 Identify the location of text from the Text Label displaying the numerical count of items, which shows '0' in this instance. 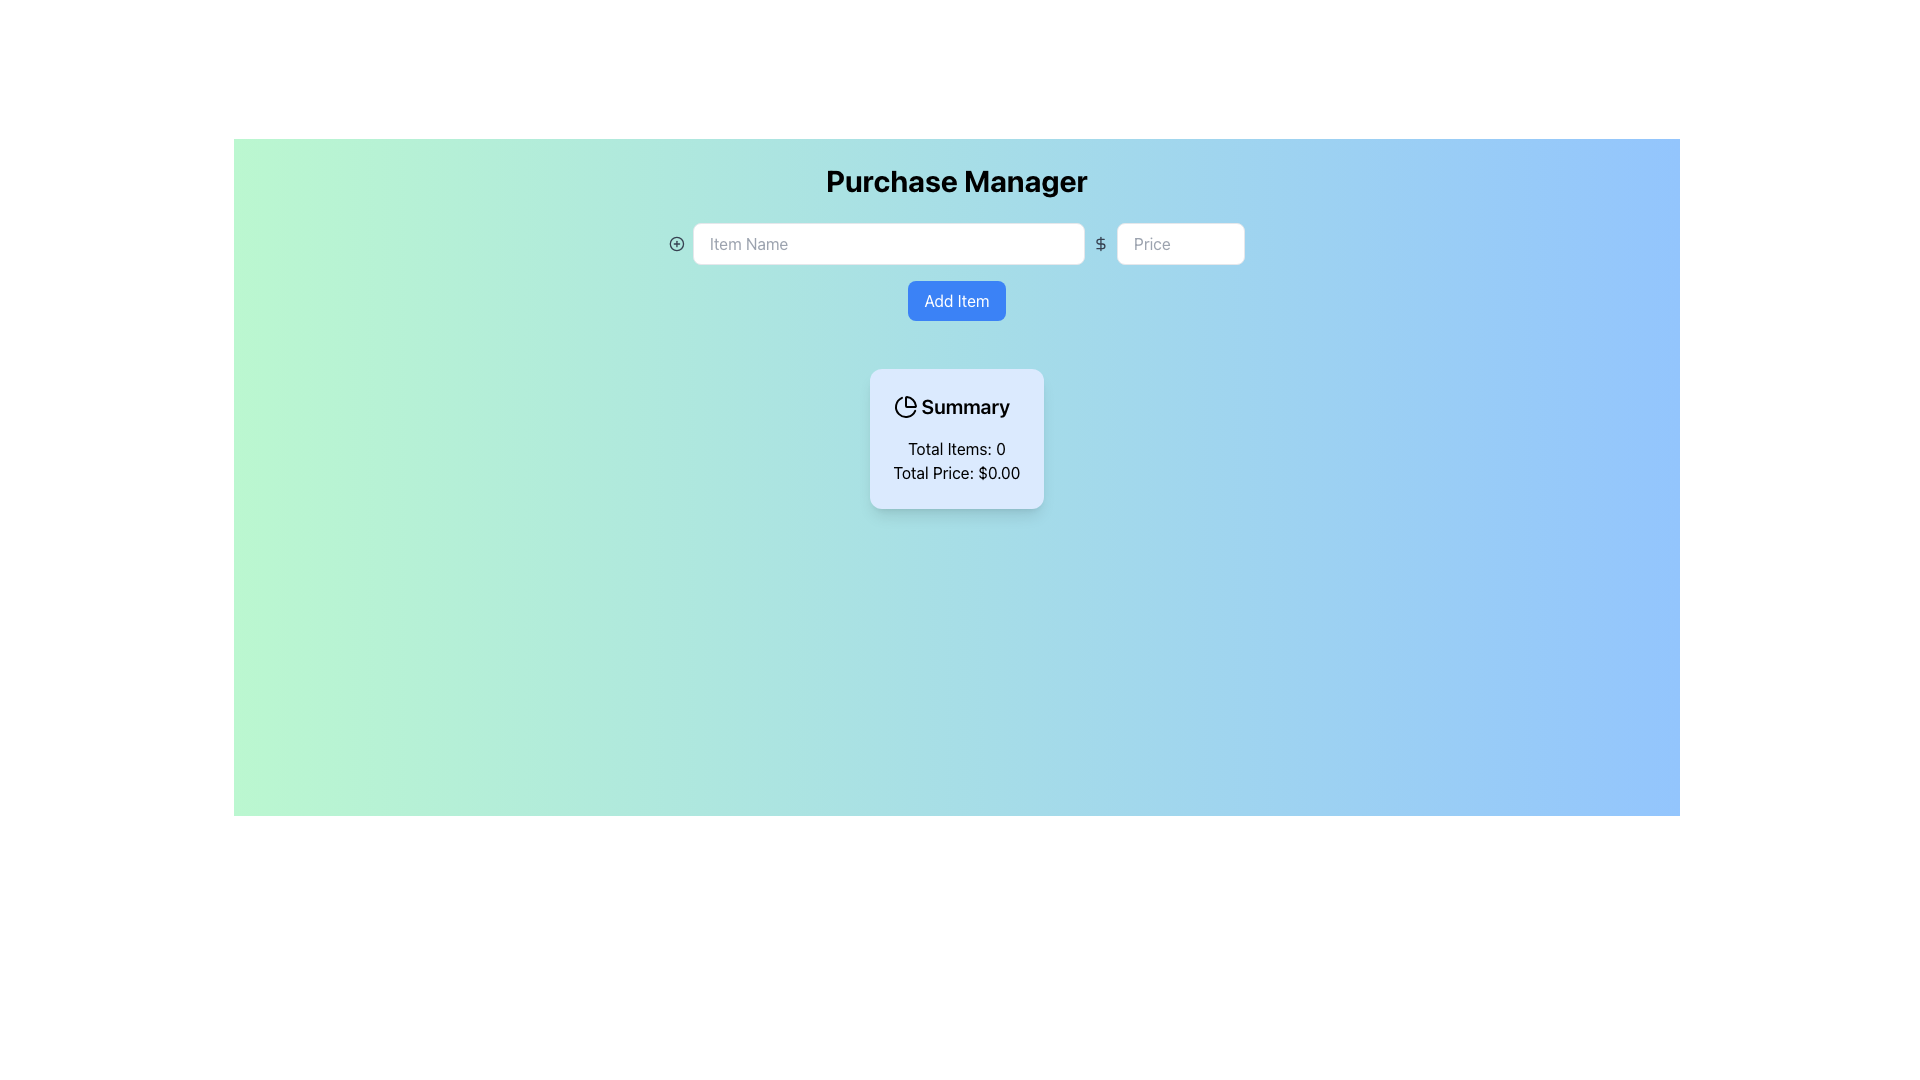
(955, 447).